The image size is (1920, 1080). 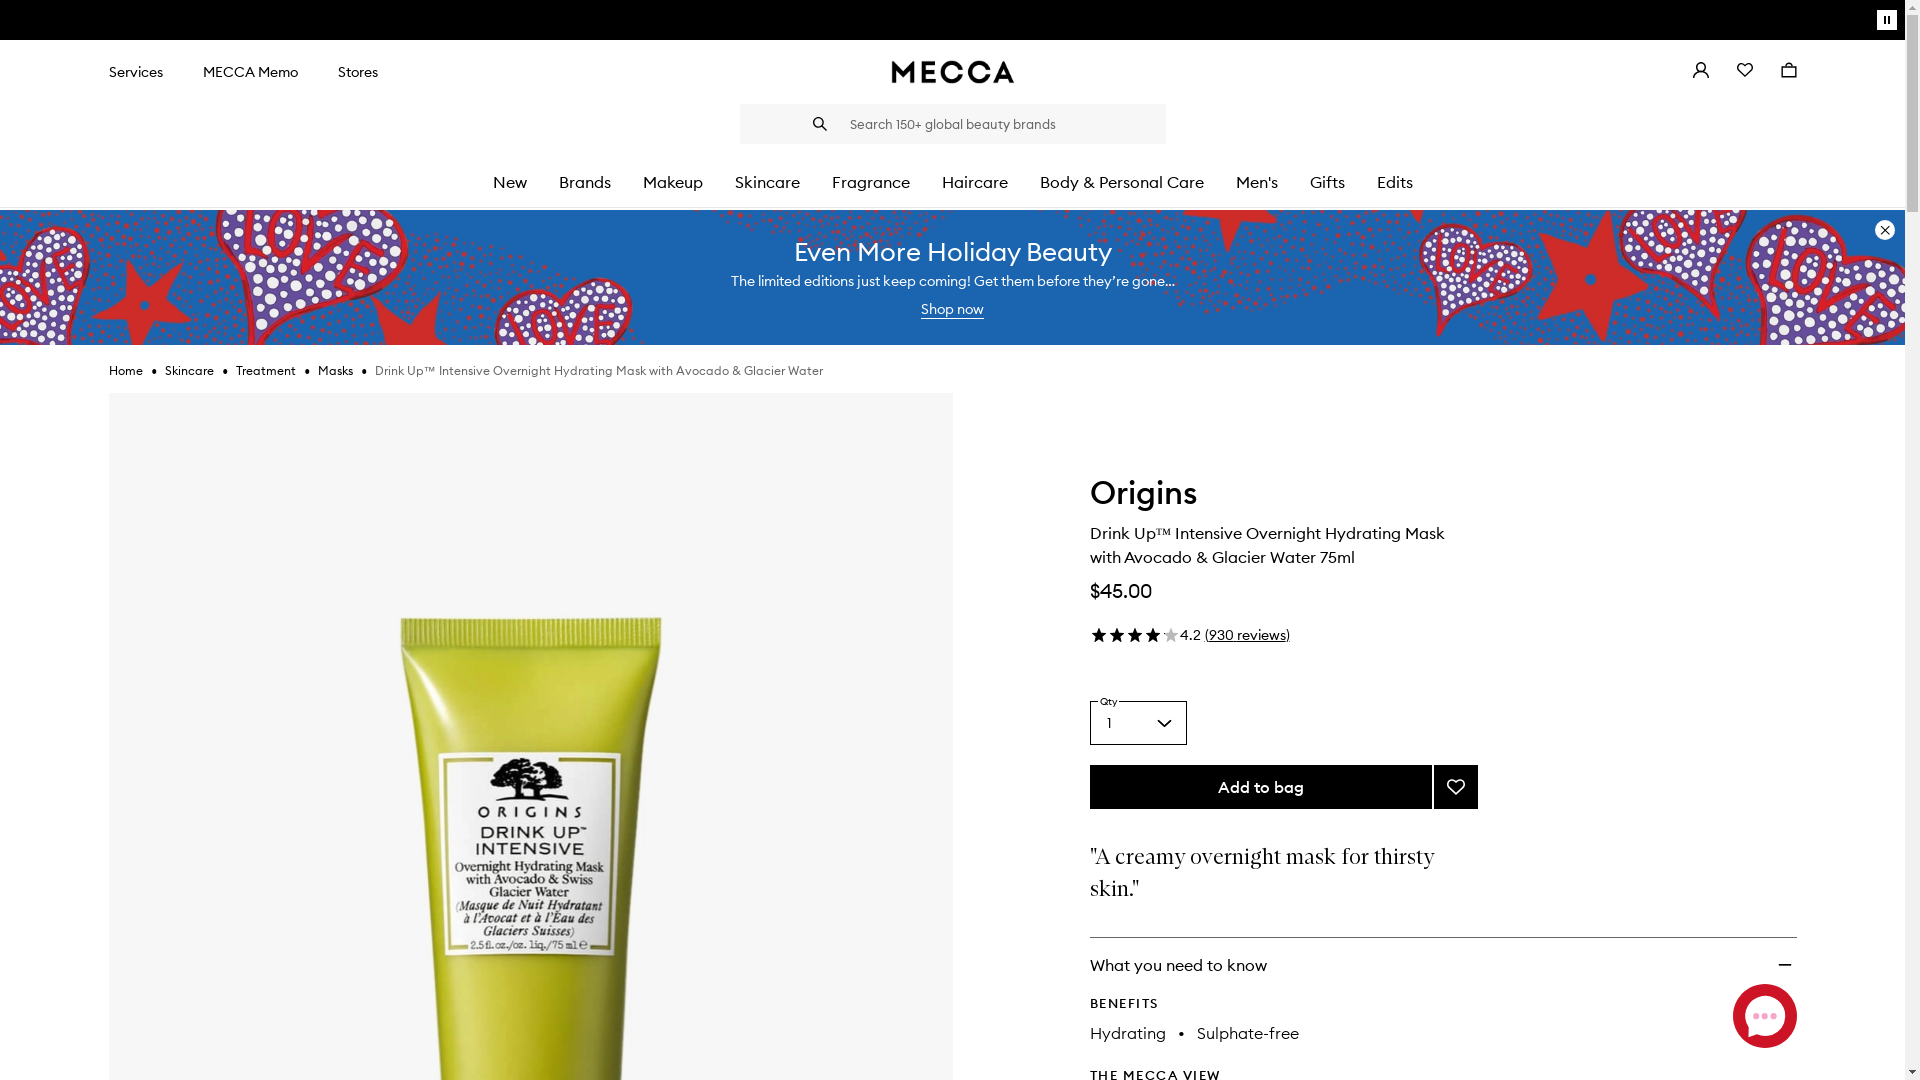 I want to click on 'Men's', so click(x=1256, y=182).